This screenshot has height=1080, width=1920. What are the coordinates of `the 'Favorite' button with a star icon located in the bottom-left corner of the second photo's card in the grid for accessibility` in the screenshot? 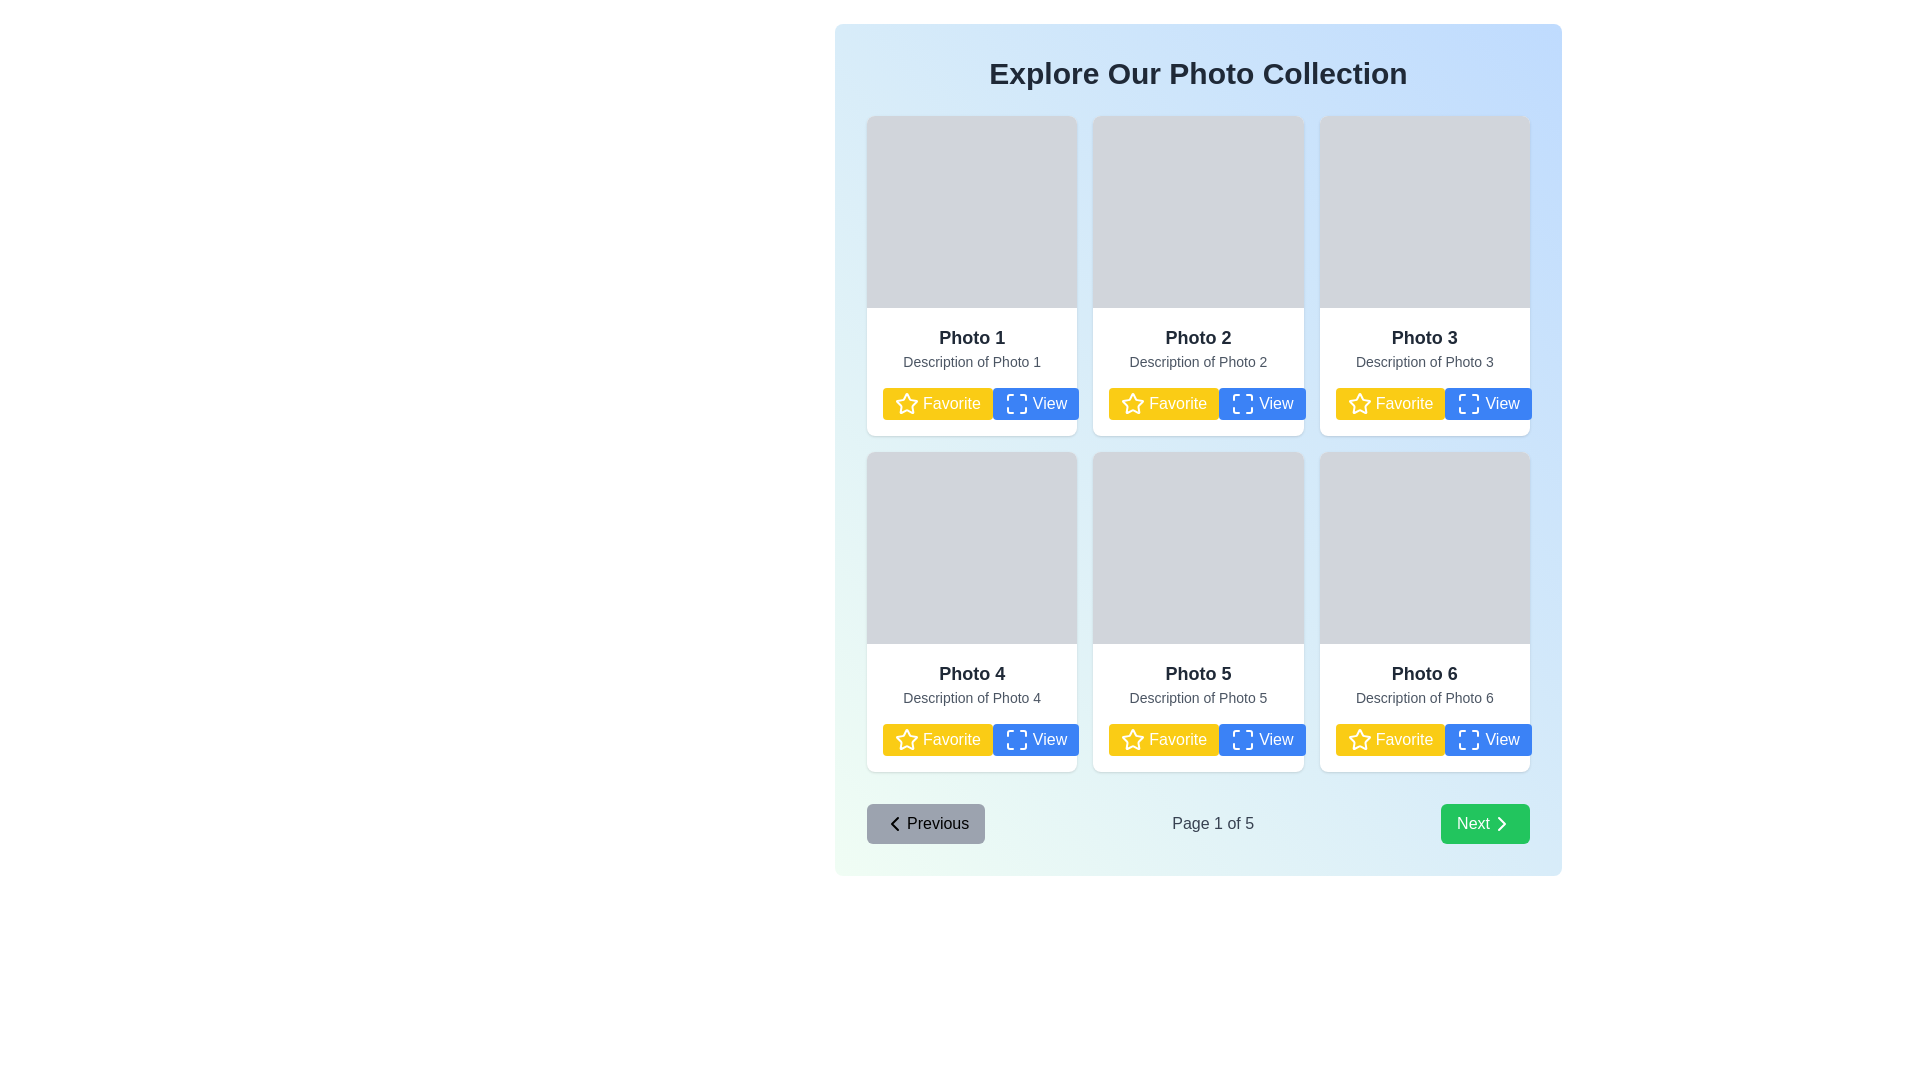 It's located at (1198, 404).